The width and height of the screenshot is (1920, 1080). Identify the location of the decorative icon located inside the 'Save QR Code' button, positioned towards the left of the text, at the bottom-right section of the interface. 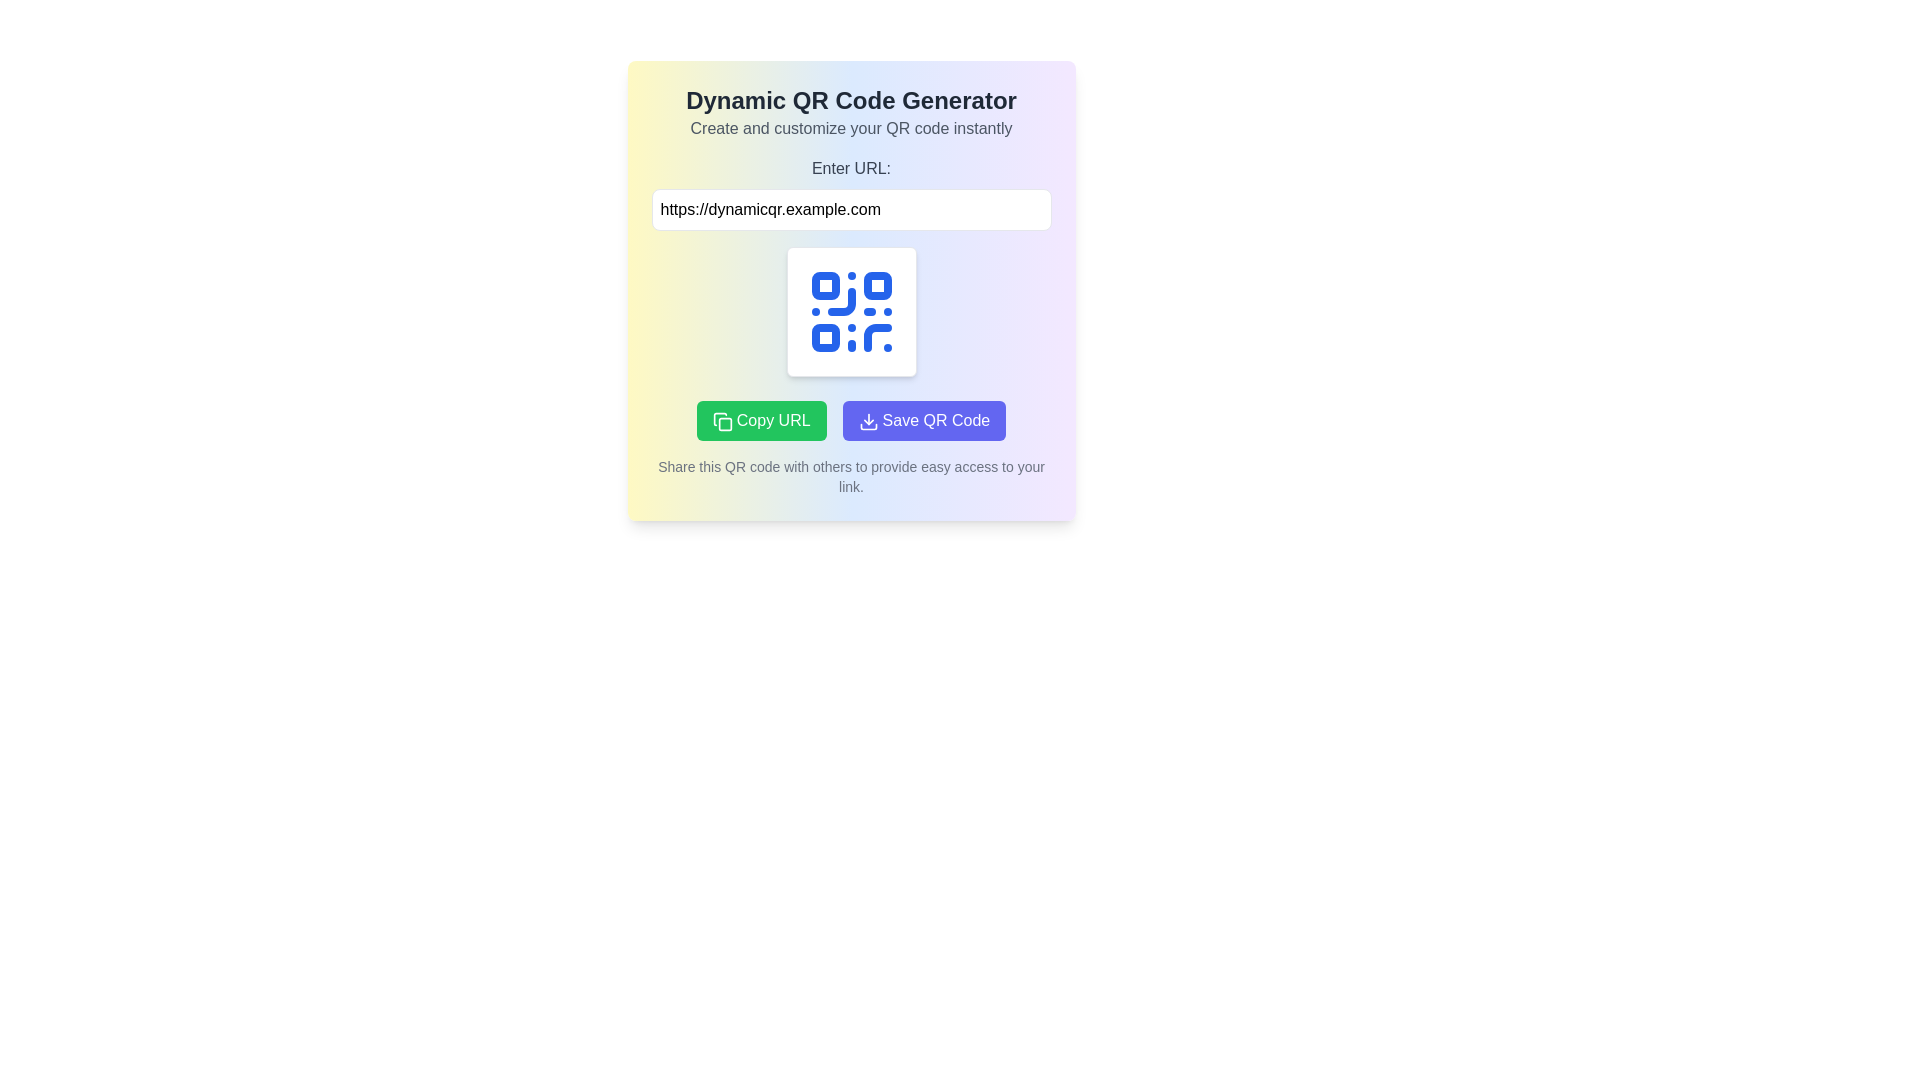
(868, 420).